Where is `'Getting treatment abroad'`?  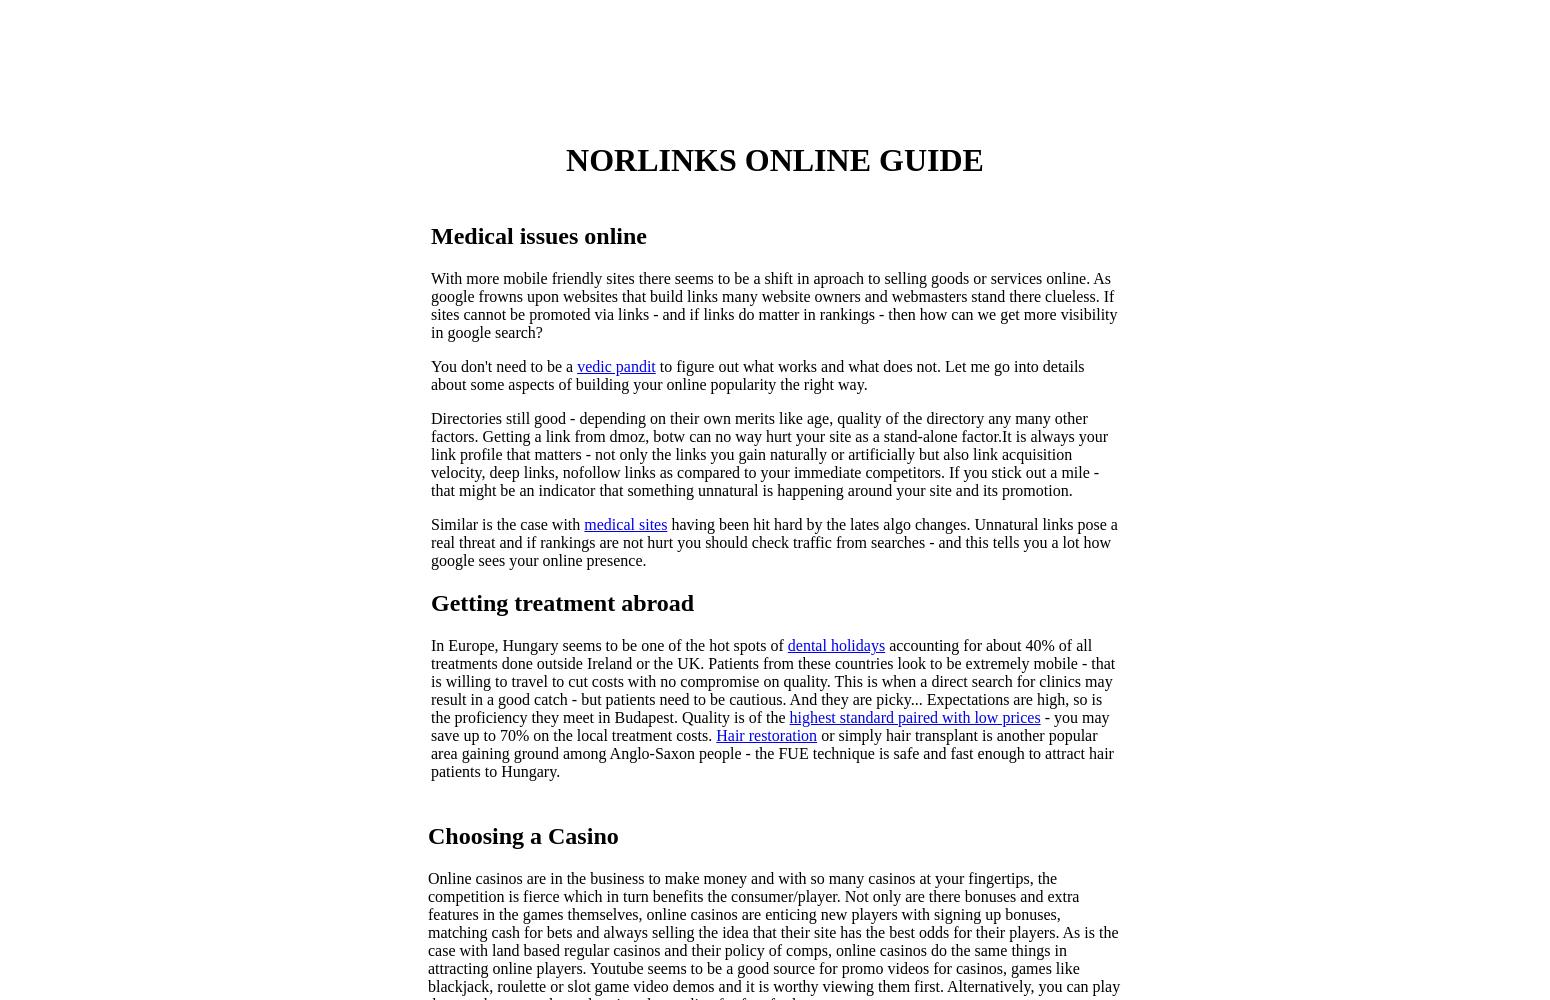
'Getting treatment abroad' is located at coordinates (562, 602).